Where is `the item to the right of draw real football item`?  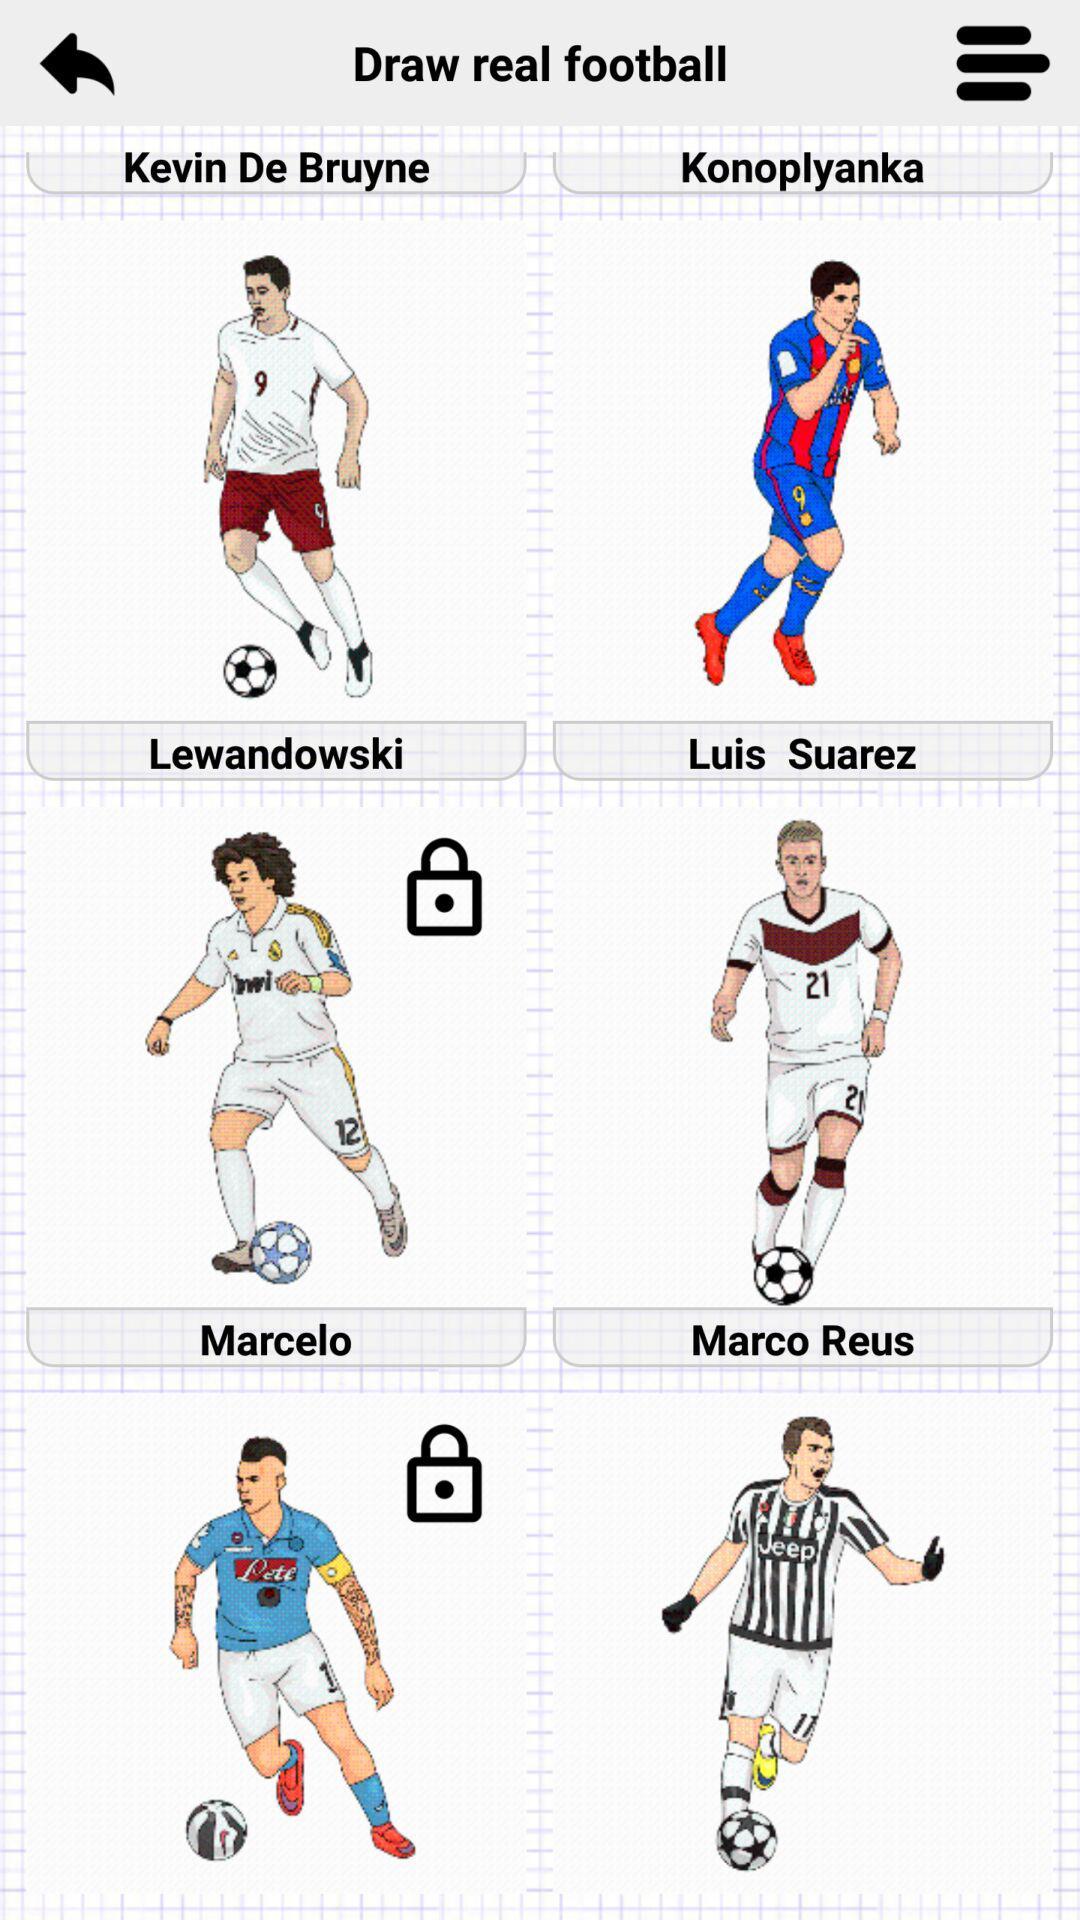
the item to the right of draw real football item is located at coordinates (1003, 62).